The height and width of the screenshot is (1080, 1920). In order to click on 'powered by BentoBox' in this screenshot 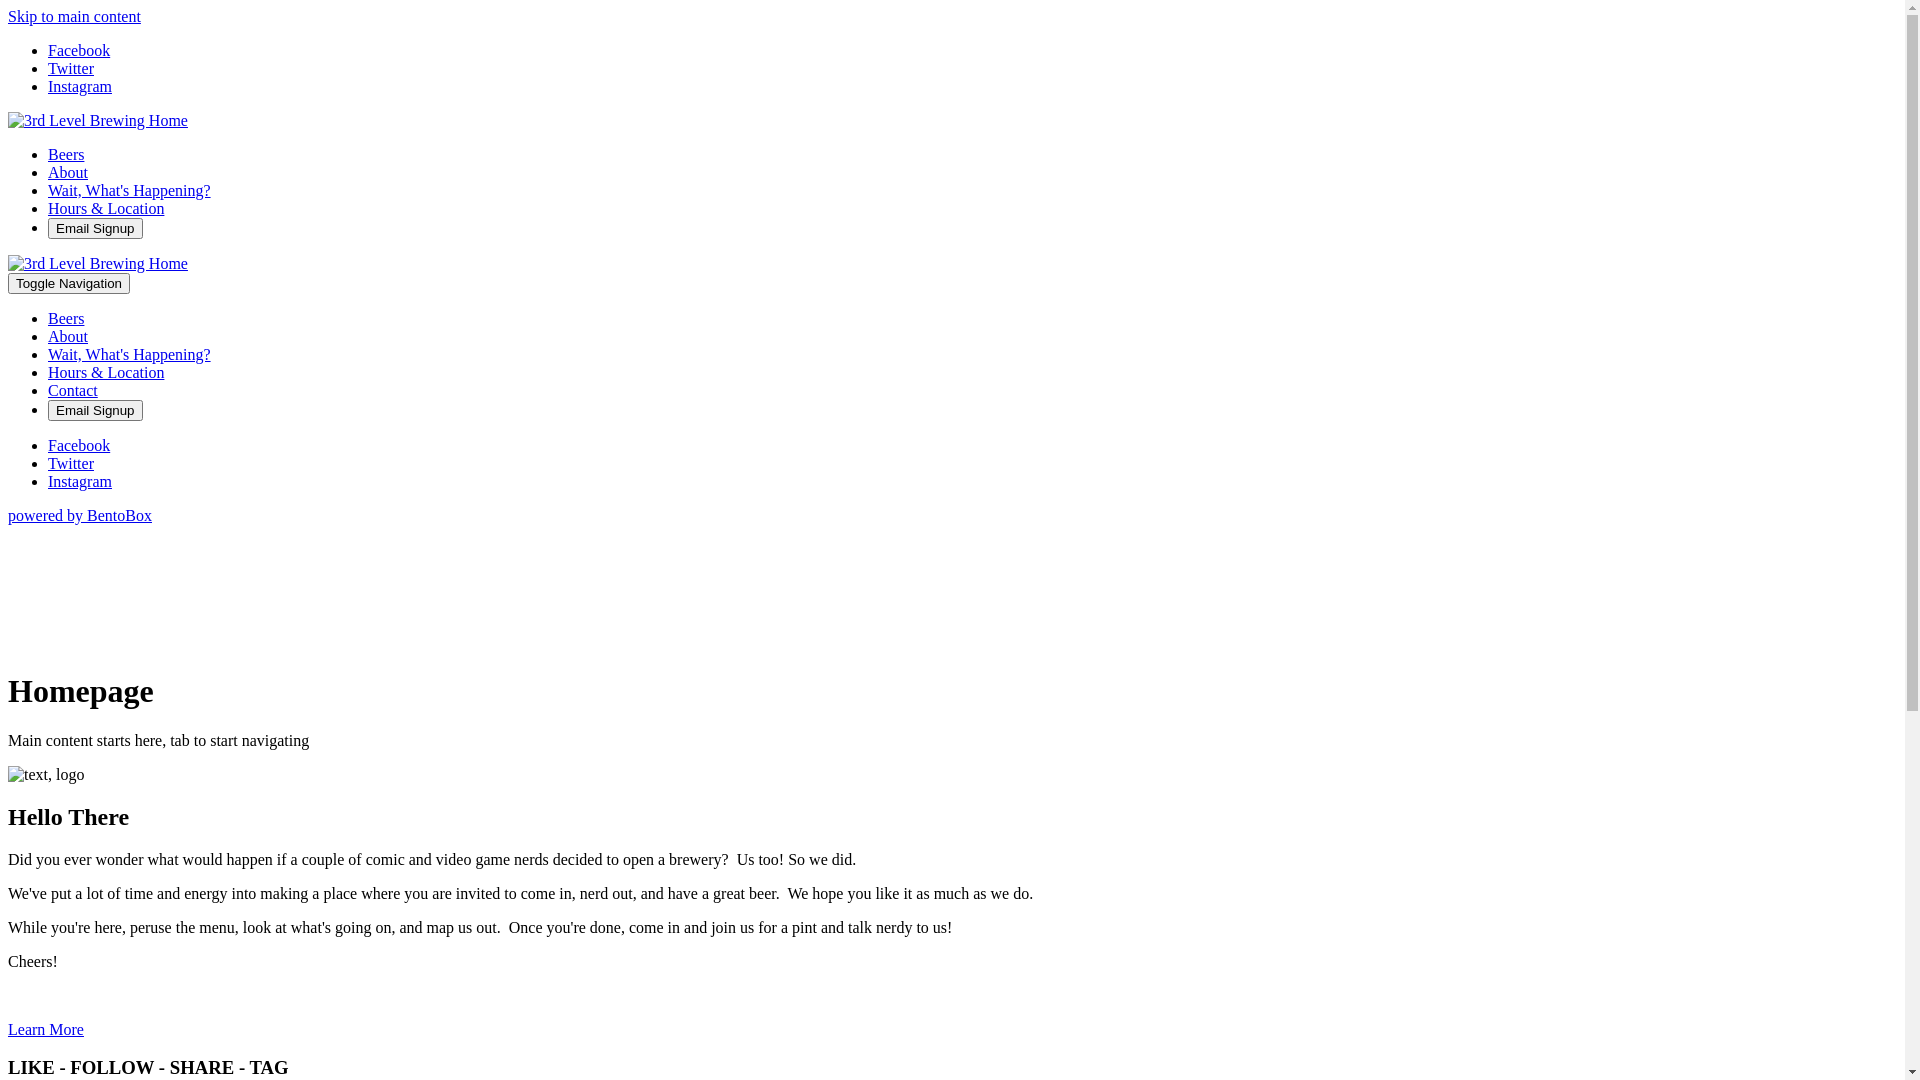, I will do `click(8, 514)`.